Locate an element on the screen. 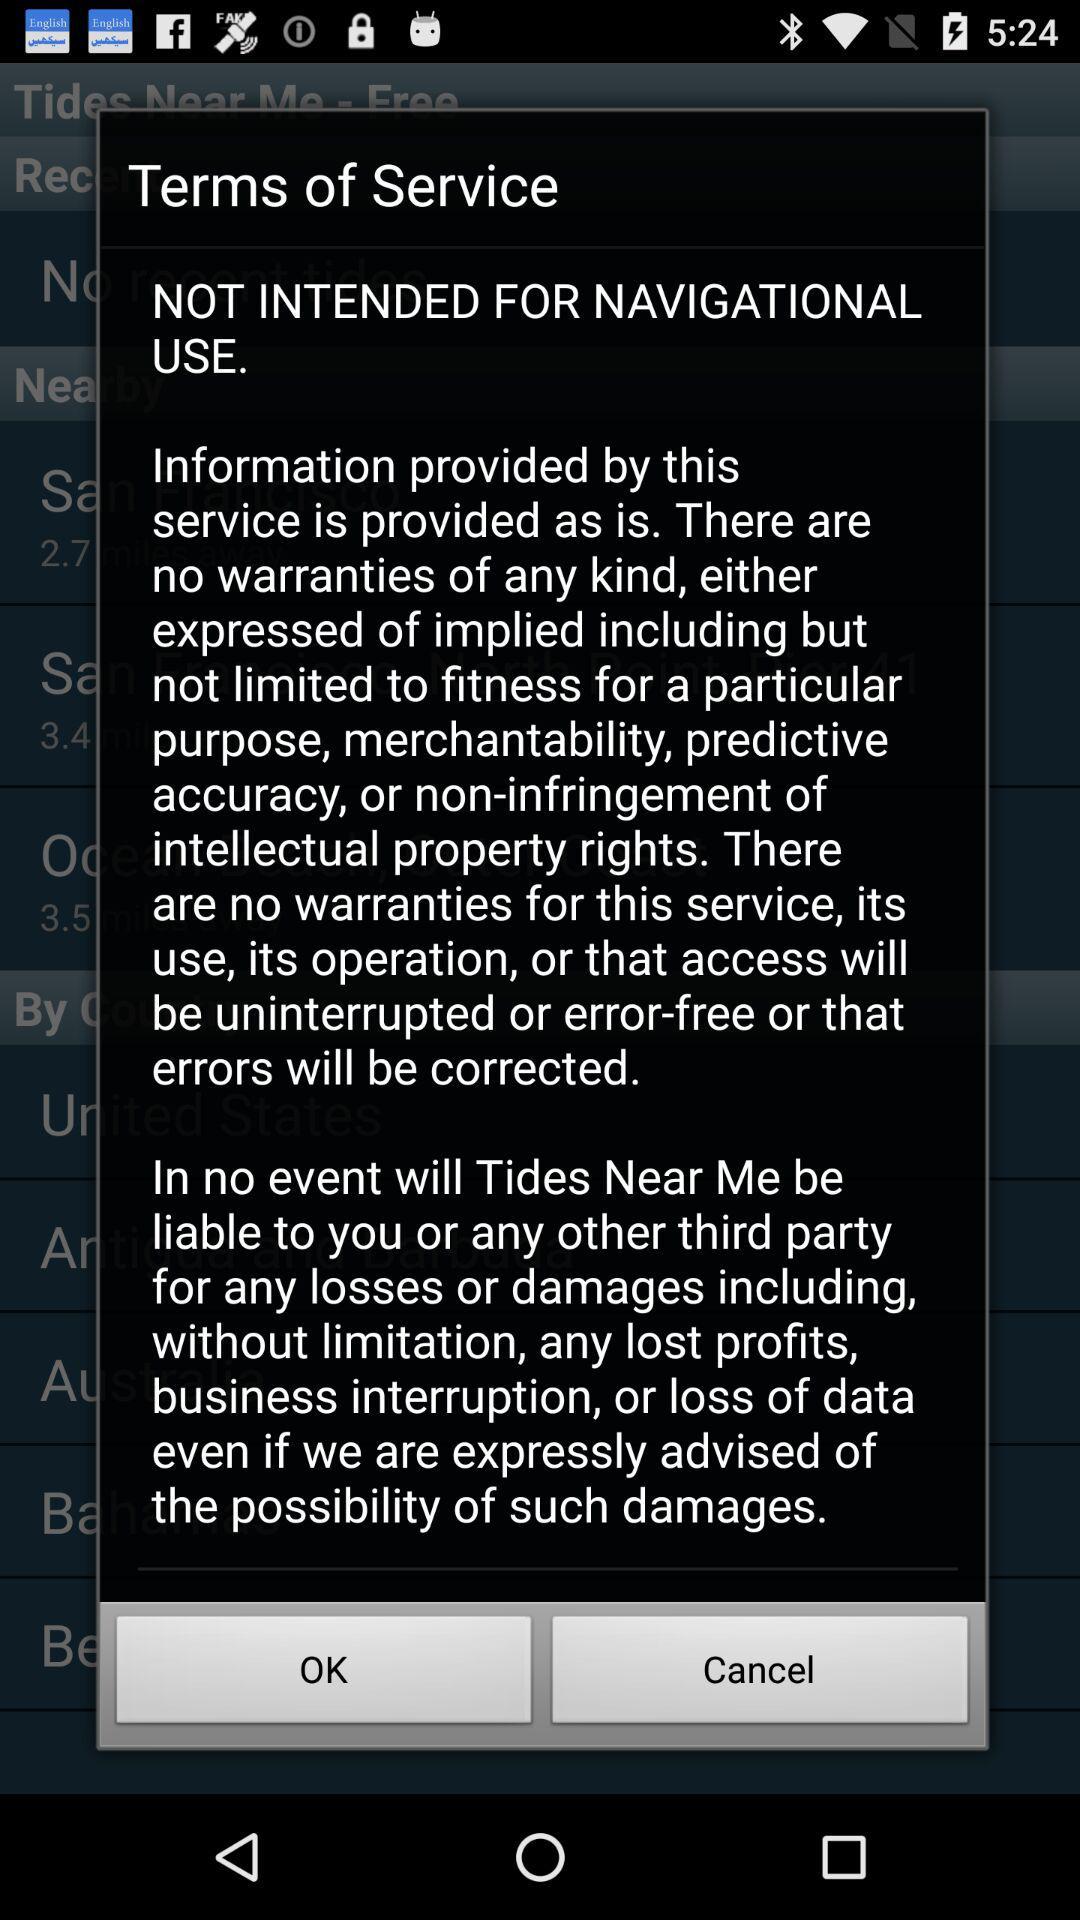 This screenshot has width=1080, height=1920. the button to the right of ok is located at coordinates (760, 1675).